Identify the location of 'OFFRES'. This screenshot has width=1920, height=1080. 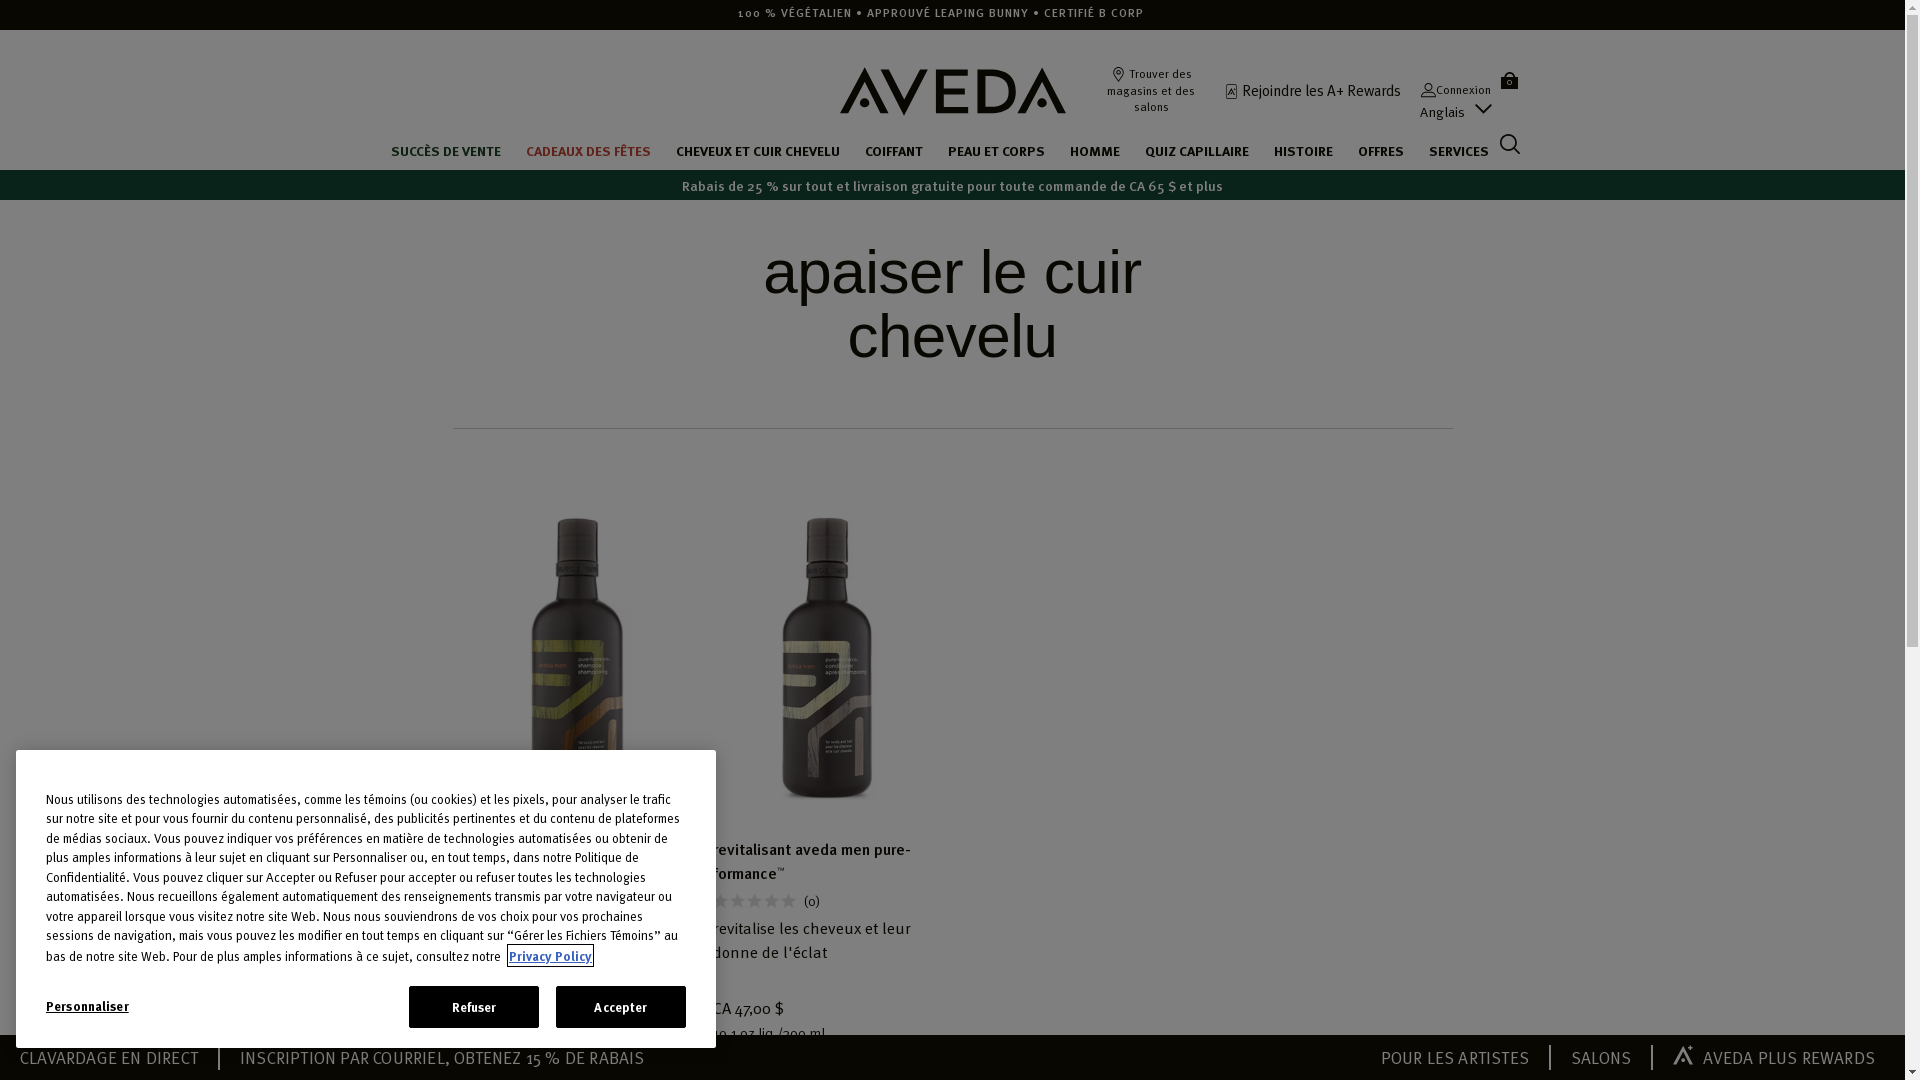
(1380, 149).